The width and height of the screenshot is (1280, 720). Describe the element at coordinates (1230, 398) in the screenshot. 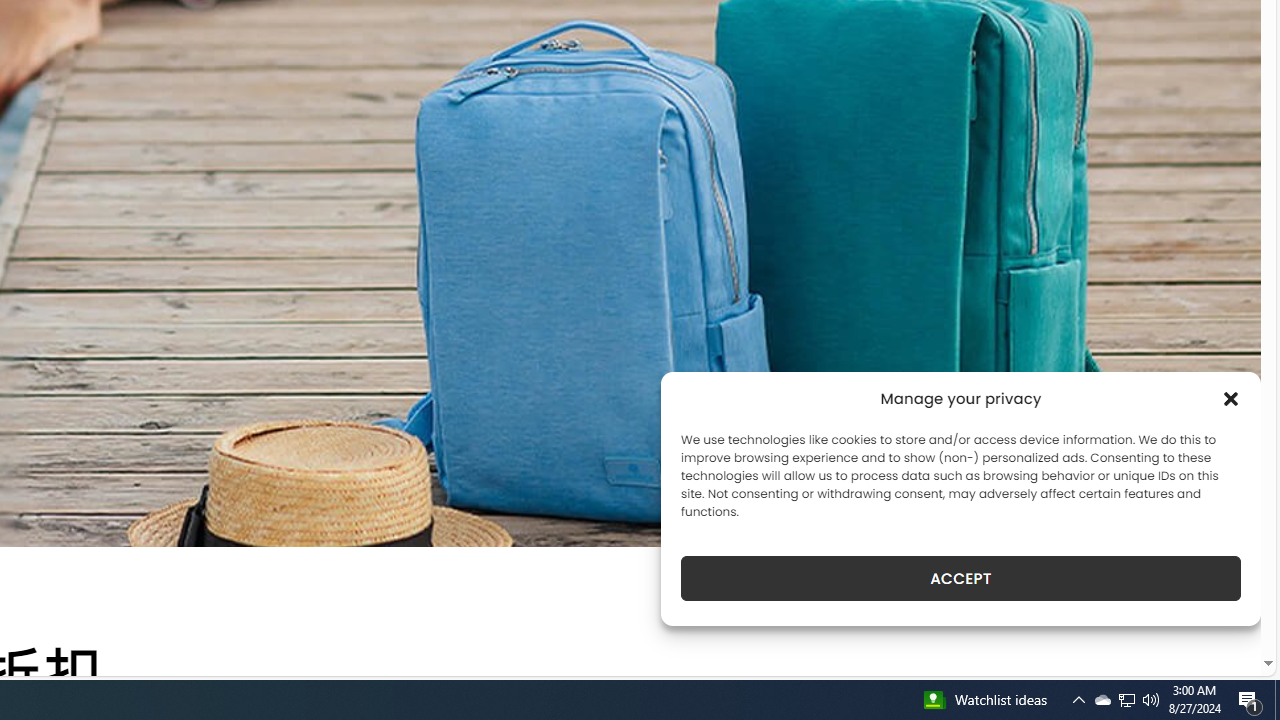

I see `'Class: cmplz-close'` at that location.